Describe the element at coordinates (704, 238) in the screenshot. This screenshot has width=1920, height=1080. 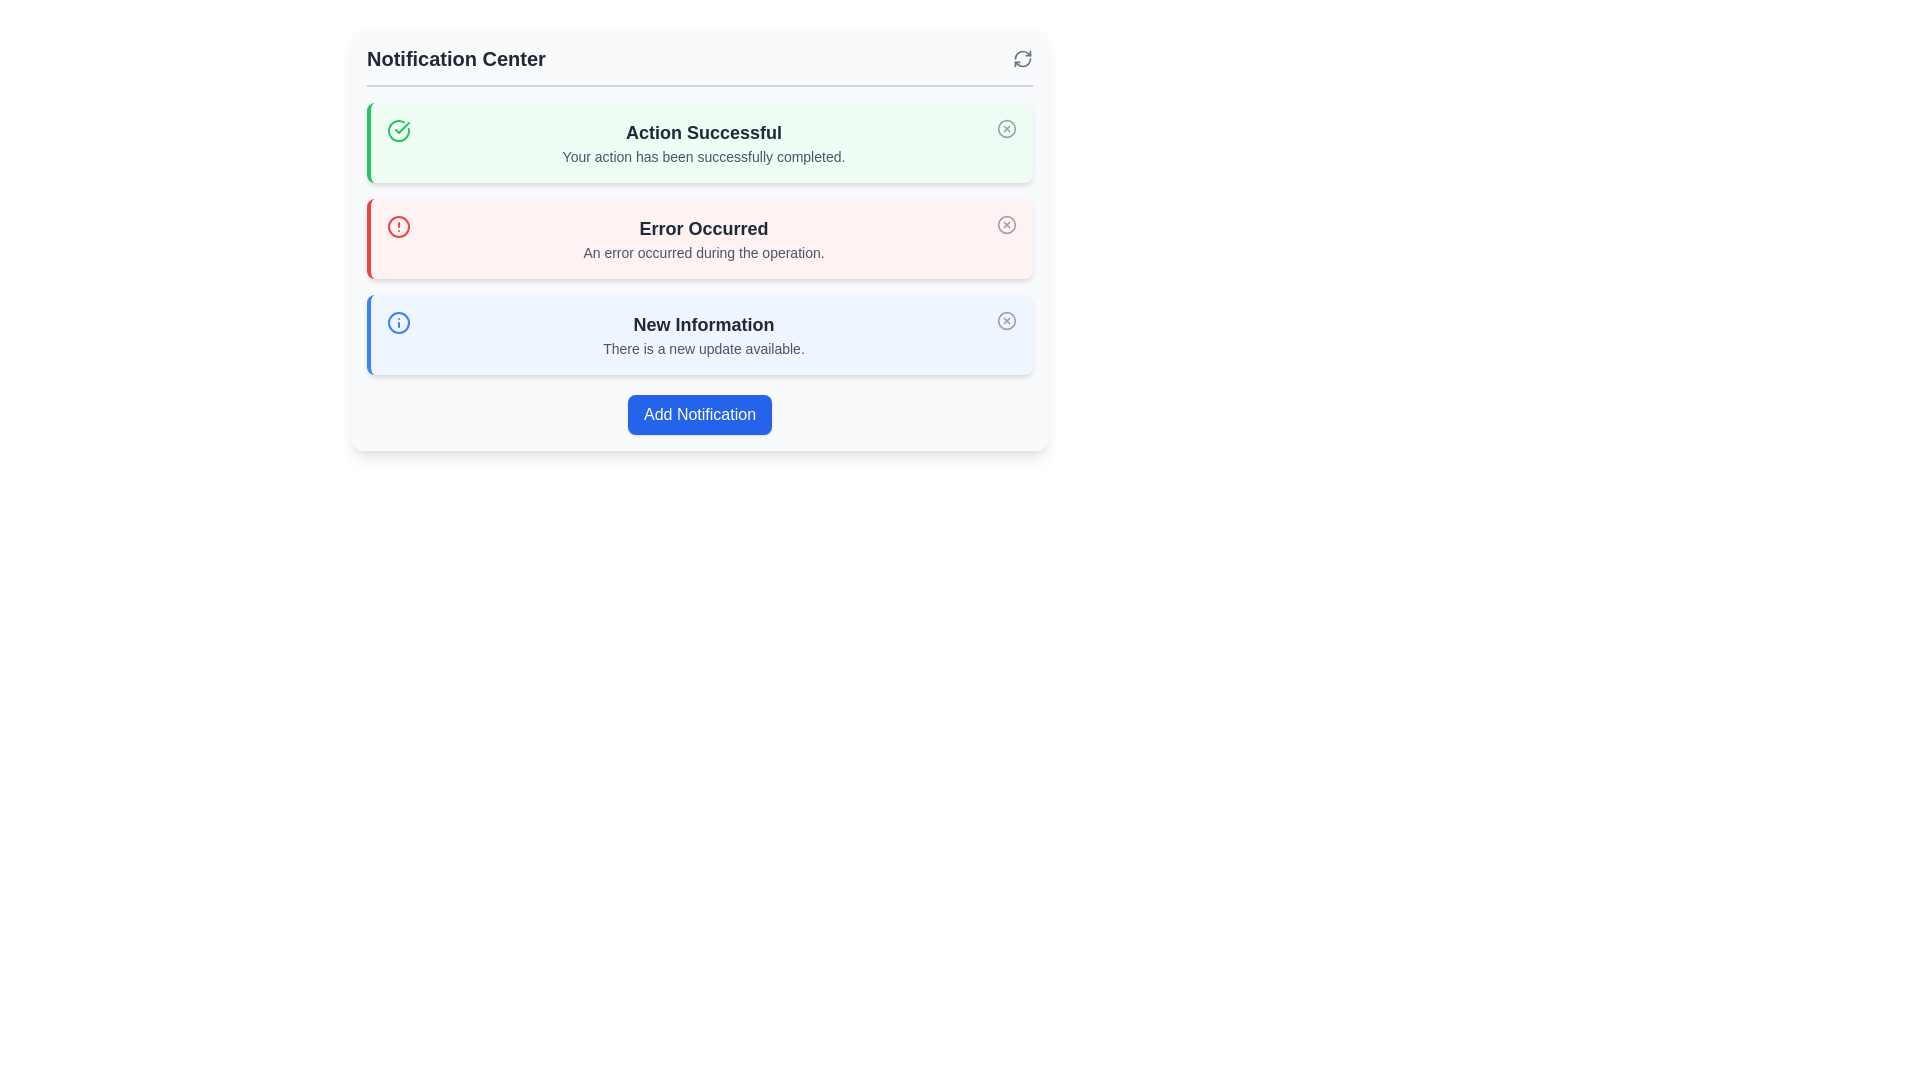
I see `the static text component that notifies the user about an error, positioned below 'Action Successful' and above 'New Information'` at that location.